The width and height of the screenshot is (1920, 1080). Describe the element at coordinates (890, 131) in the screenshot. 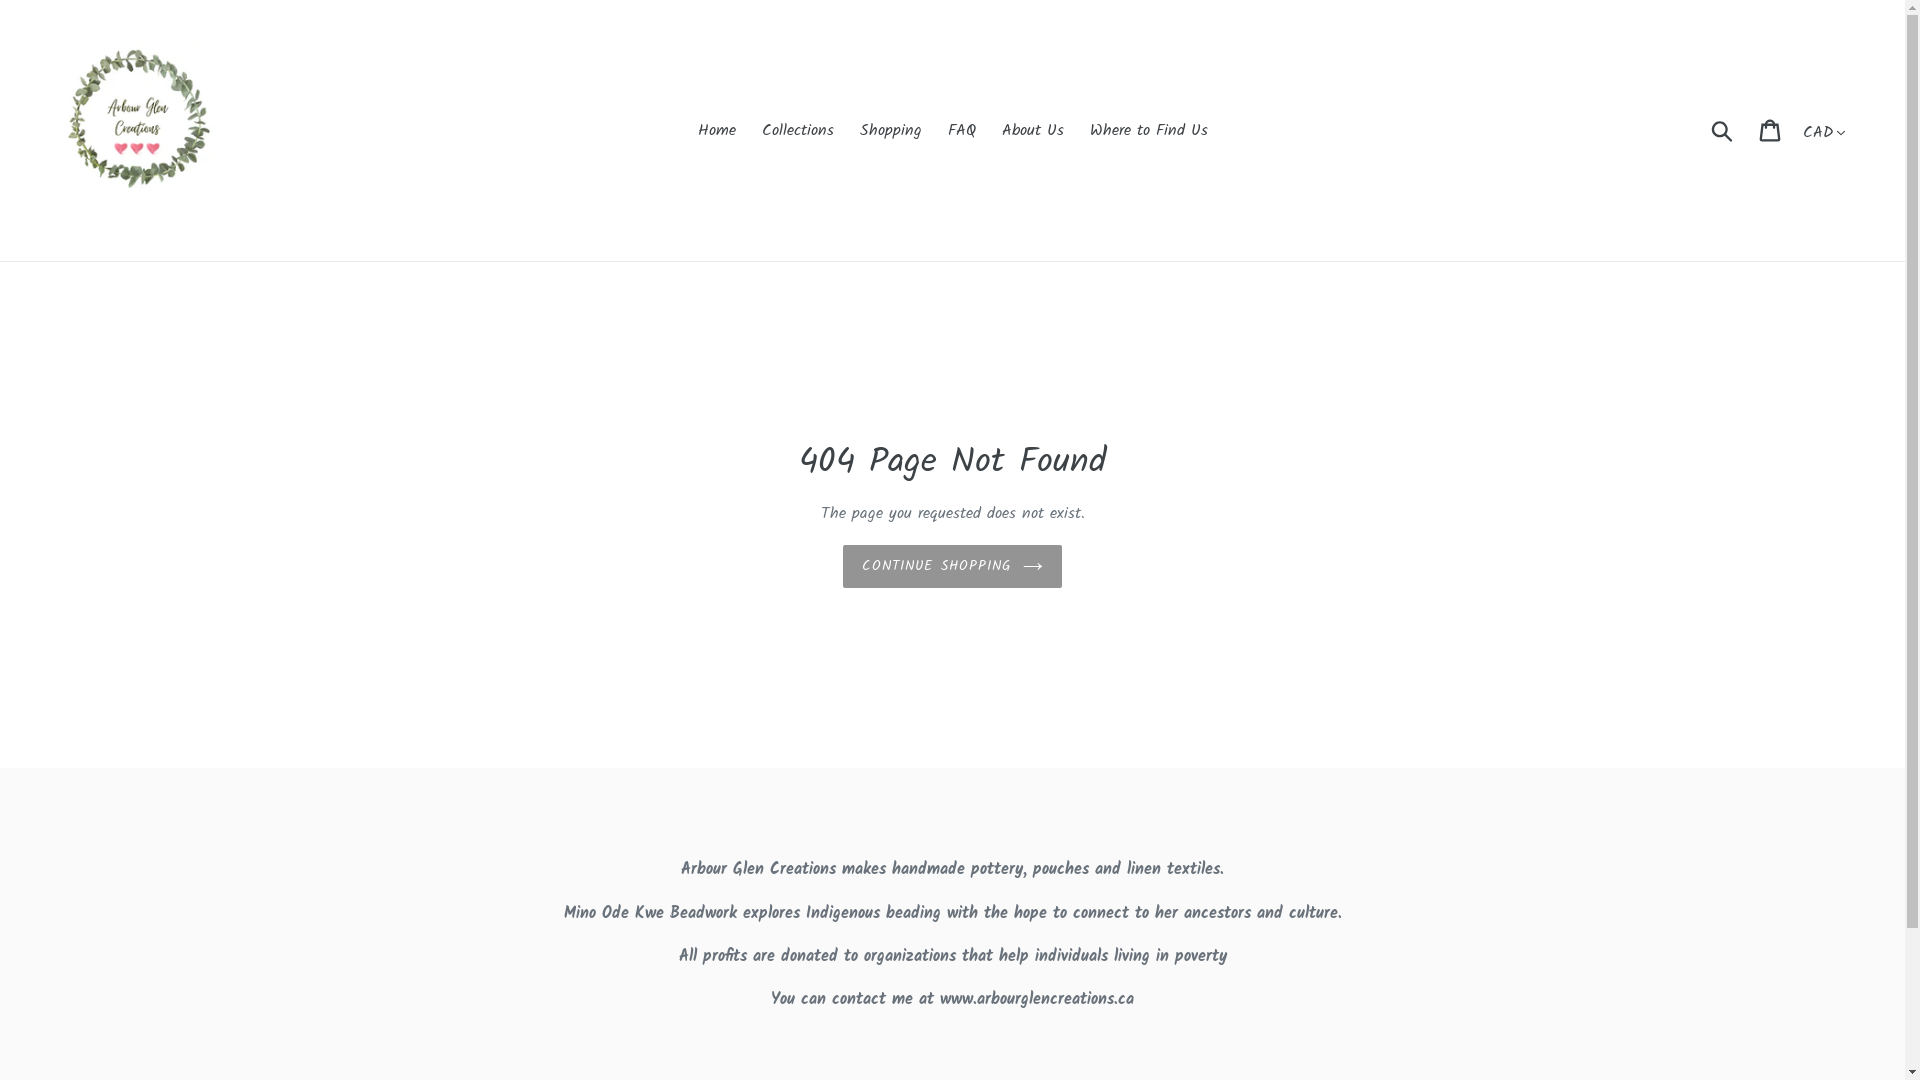

I see `'Shopping'` at that location.